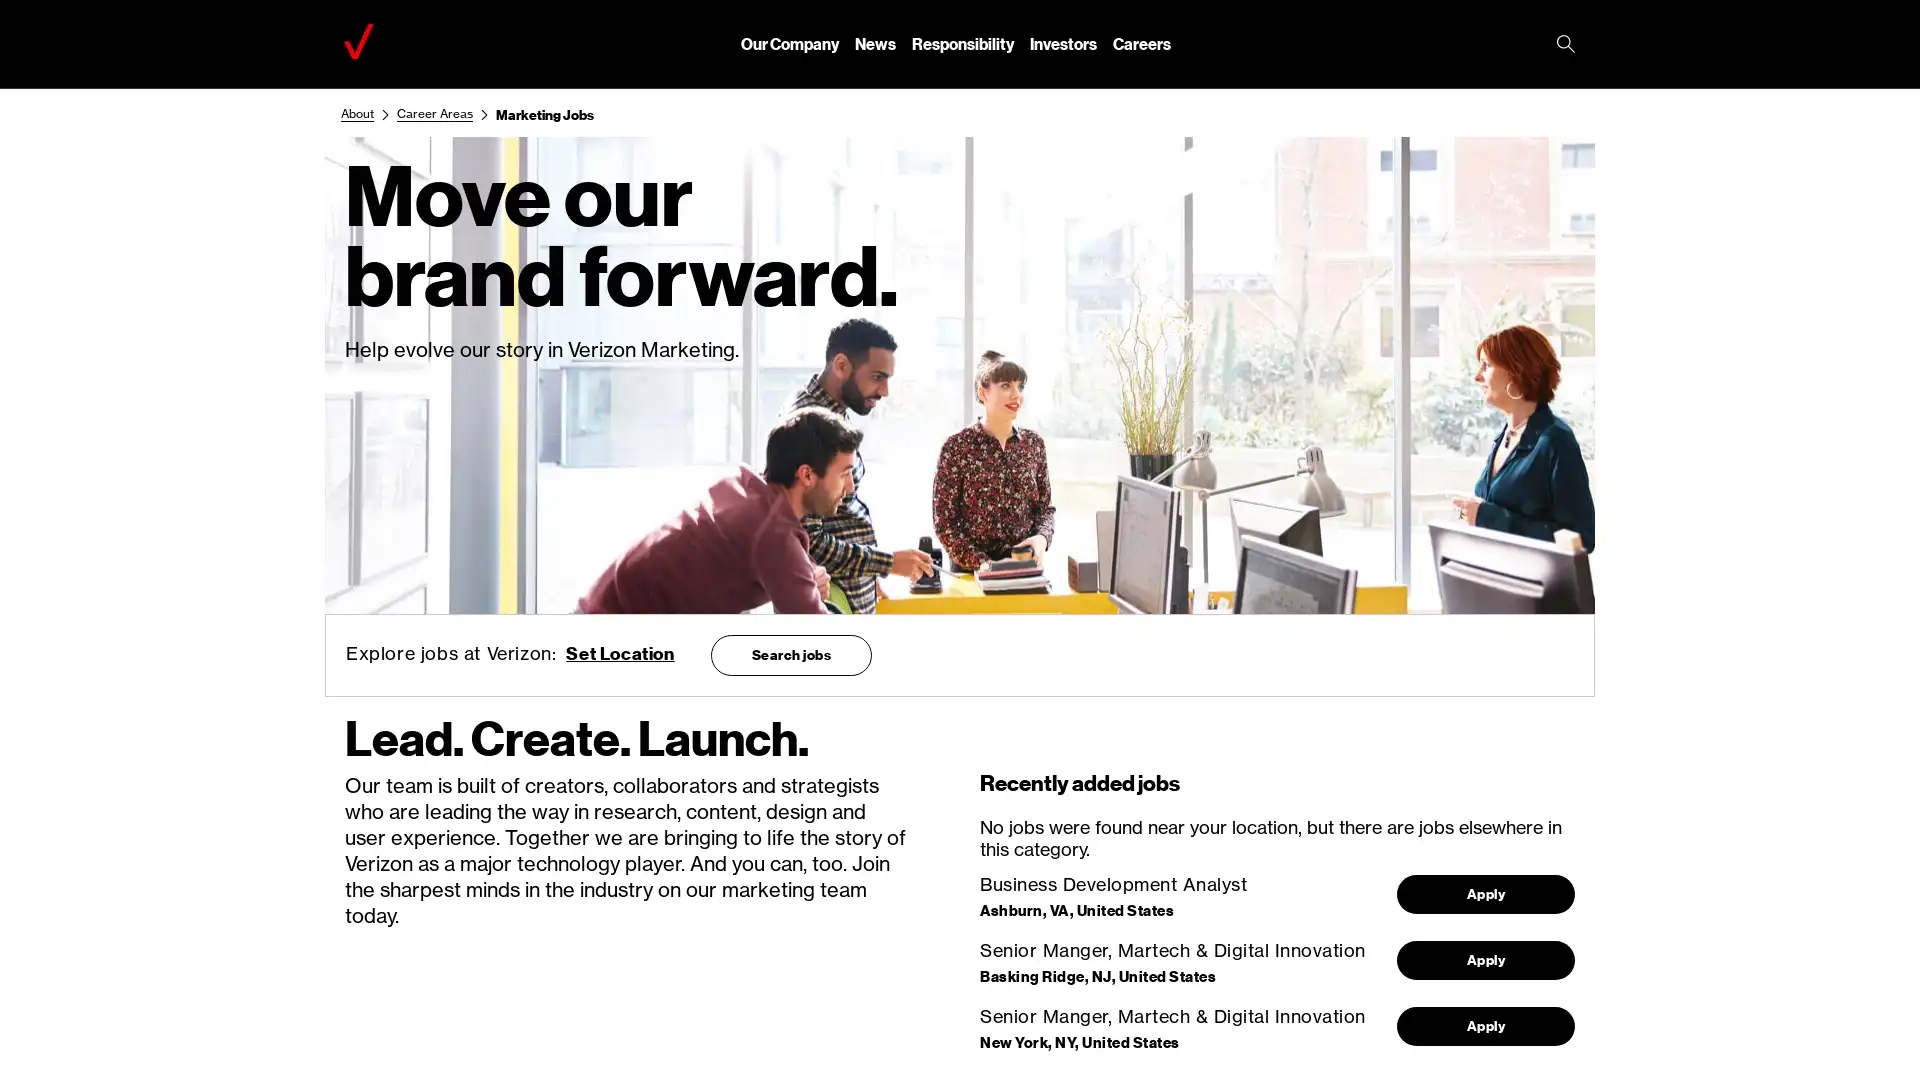 This screenshot has width=1920, height=1080. Describe the element at coordinates (1062, 43) in the screenshot. I see `Investors Menu List` at that location.